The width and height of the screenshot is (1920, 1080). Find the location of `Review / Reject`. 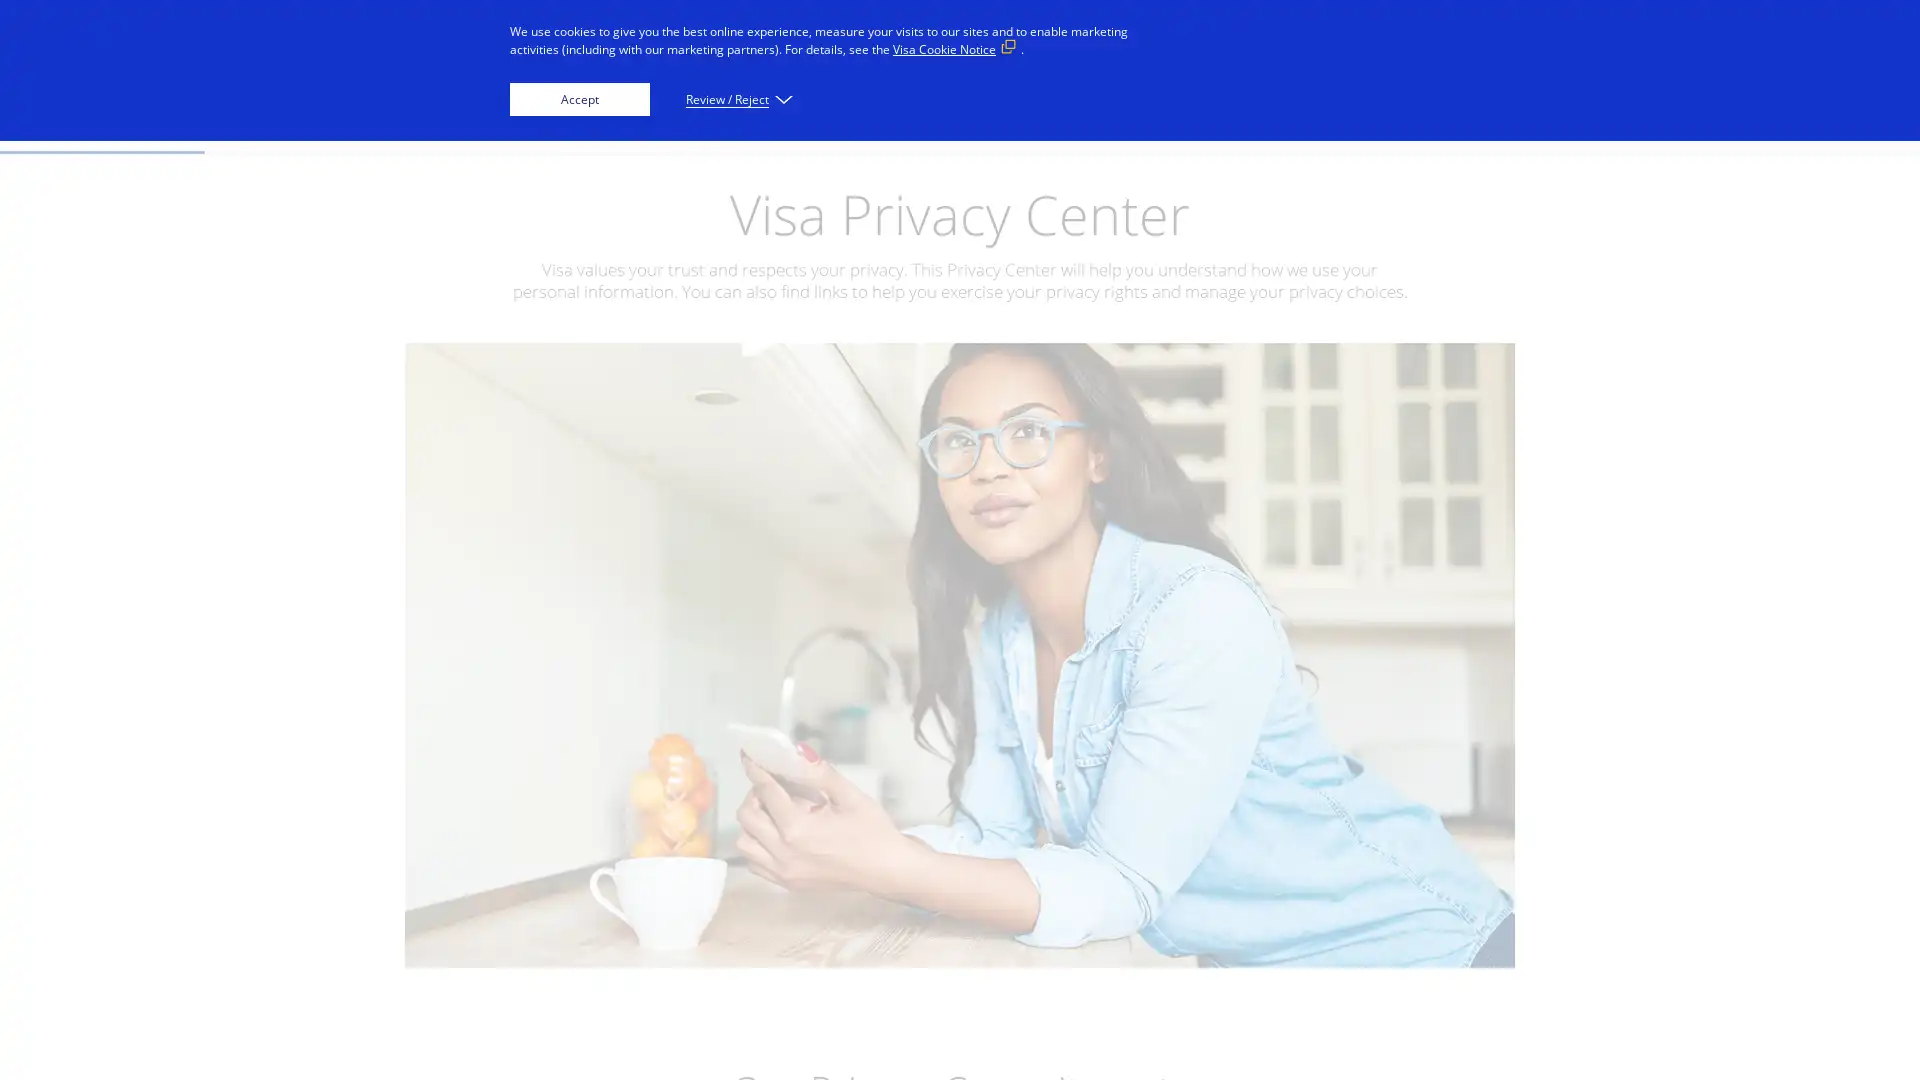

Review / Reject is located at coordinates (735, 99).